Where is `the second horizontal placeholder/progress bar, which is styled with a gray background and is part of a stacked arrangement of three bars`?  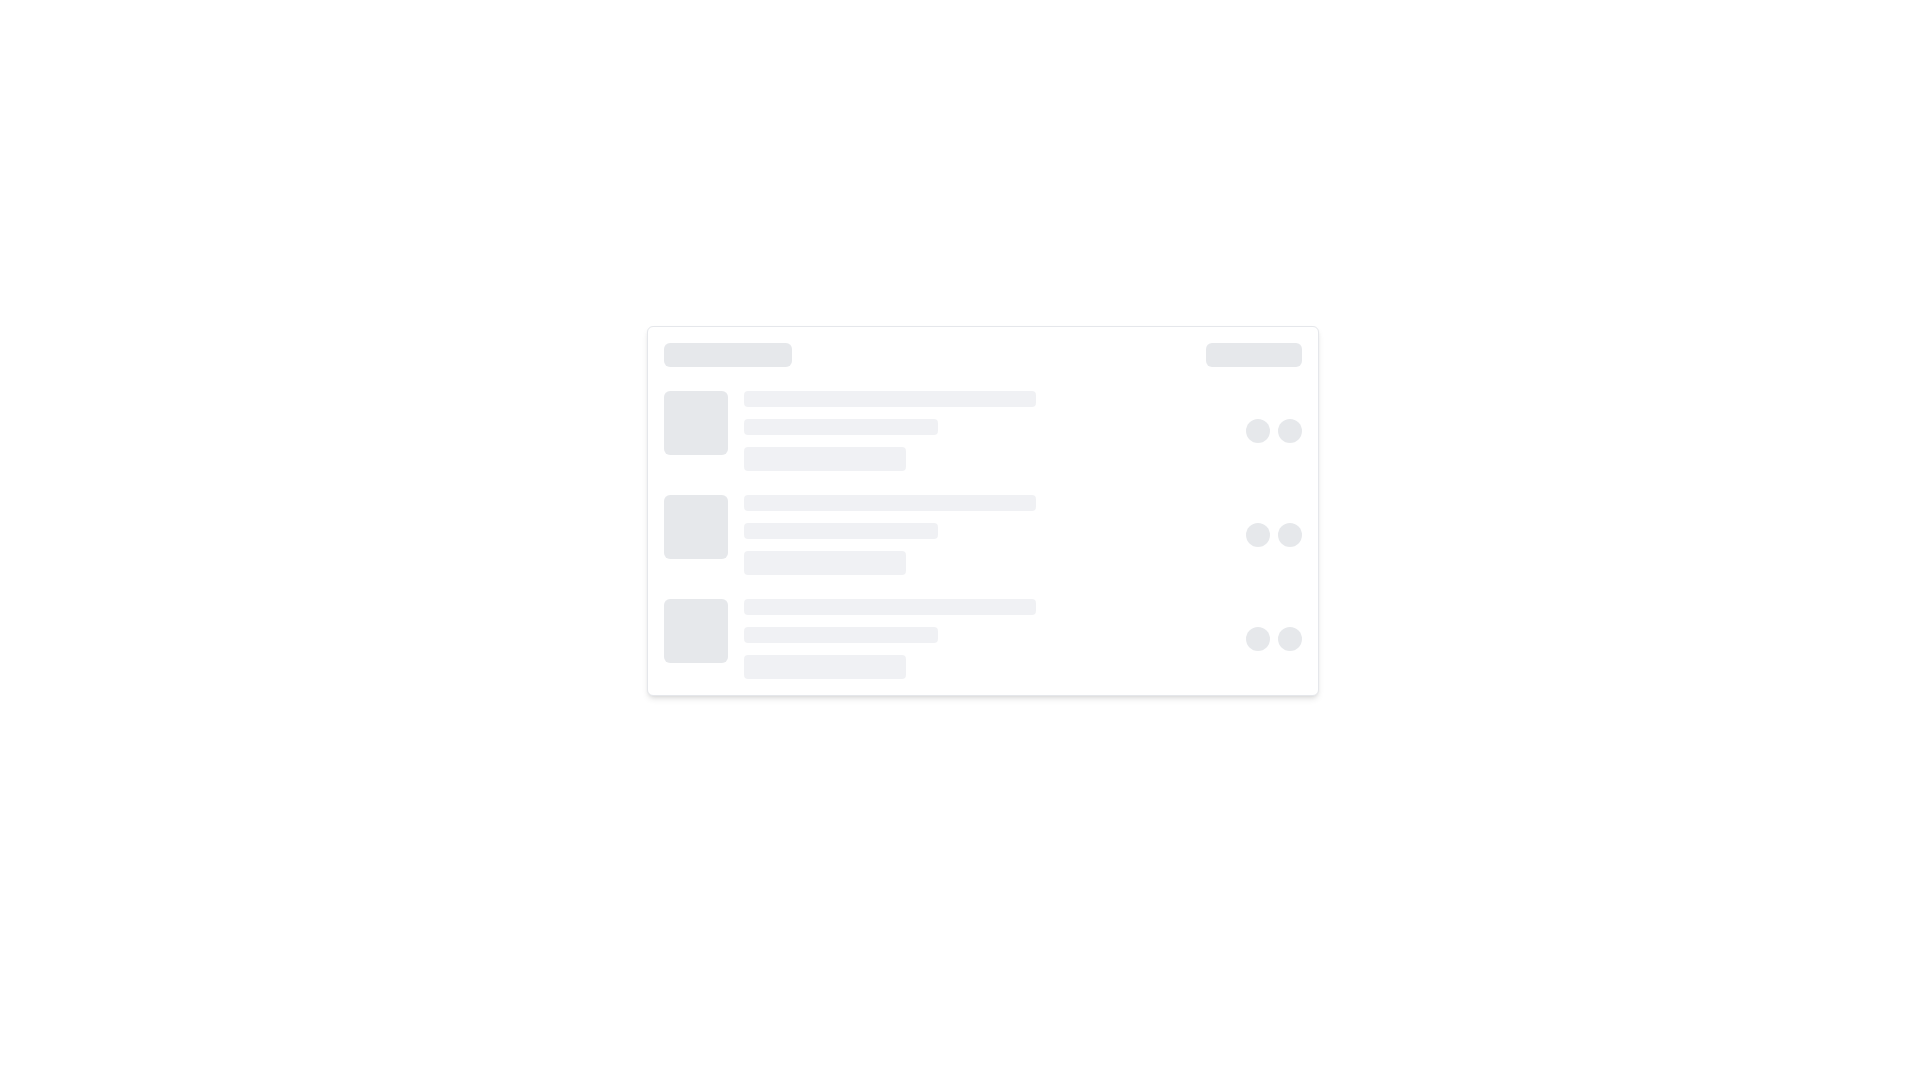
the second horizontal placeholder/progress bar, which is styled with a gray background and is part of a stacked arrangement of three bars is located at coordinates (841, 635).